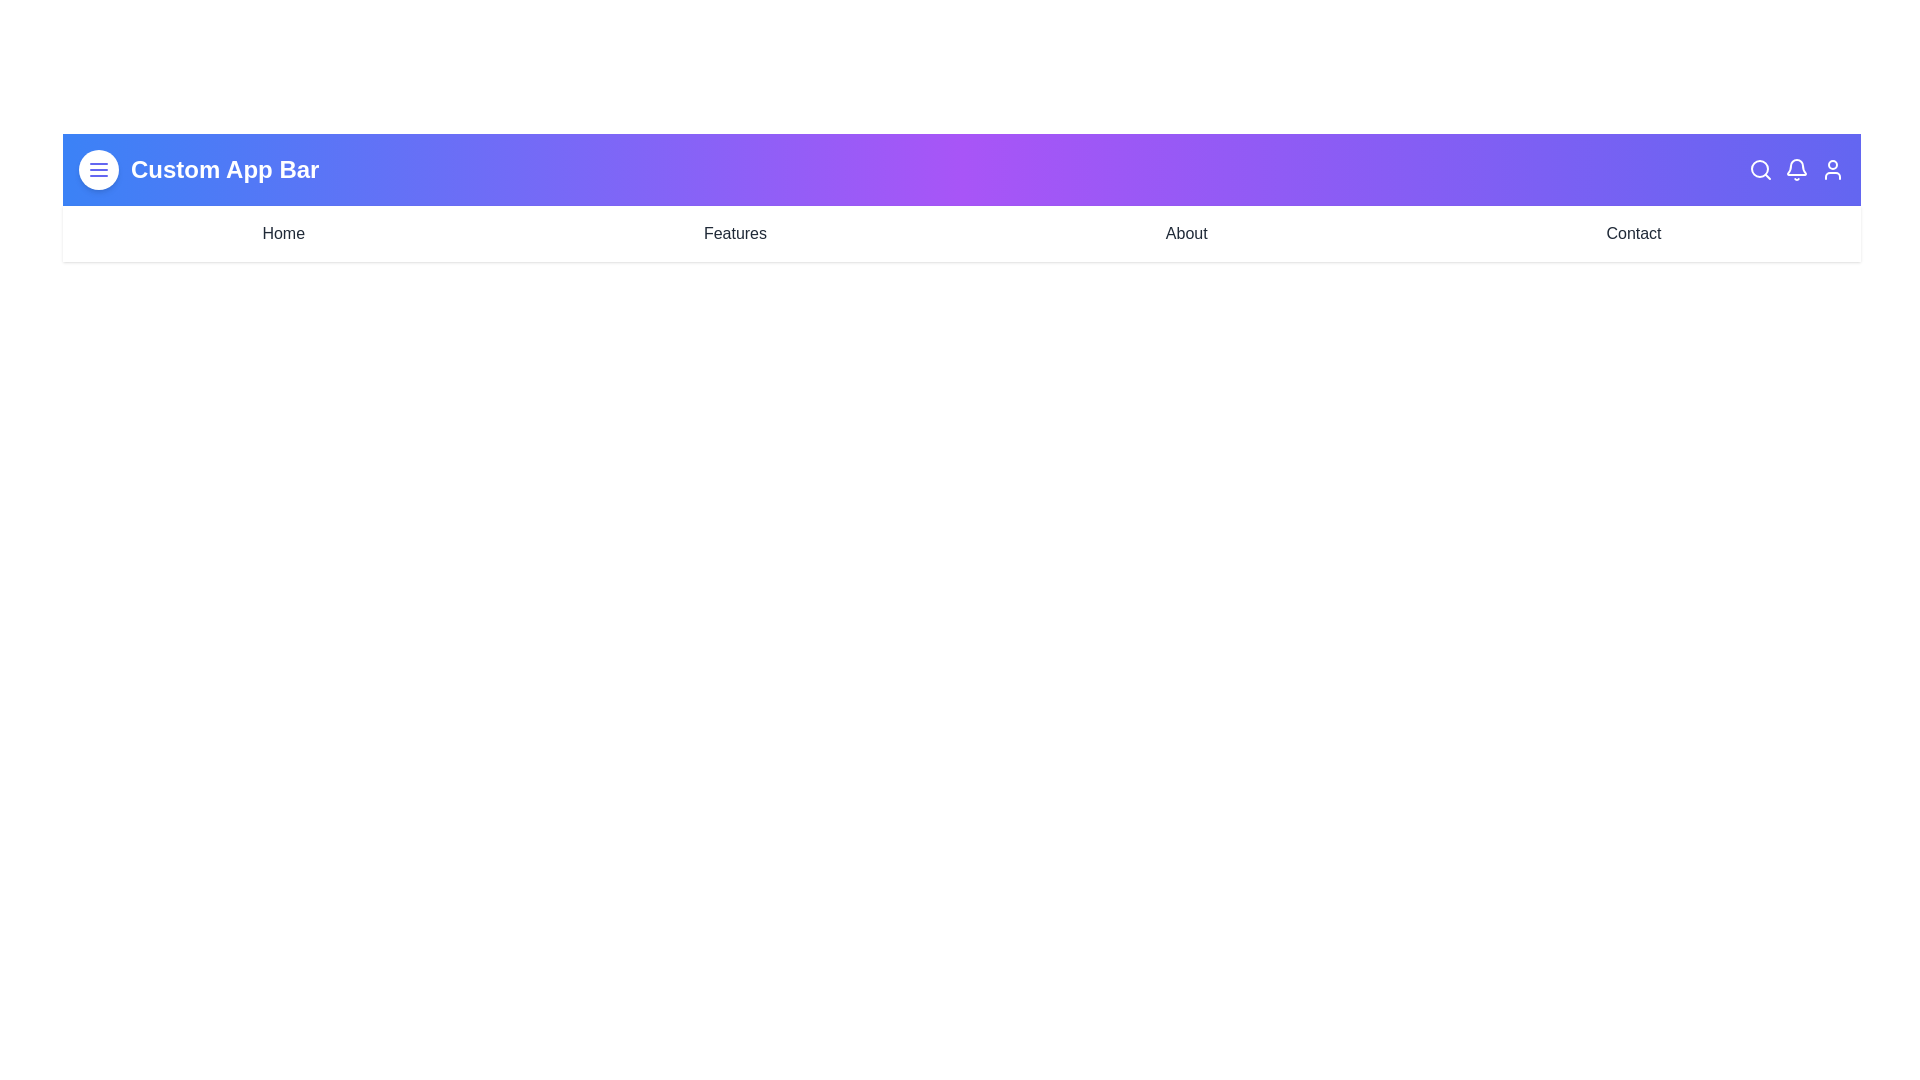 This screenshot has width=1920, height=1080. Describe the element at coordinates (98, 168) in the screenshot. I see `the menu_button to observe visual changes` at that location.